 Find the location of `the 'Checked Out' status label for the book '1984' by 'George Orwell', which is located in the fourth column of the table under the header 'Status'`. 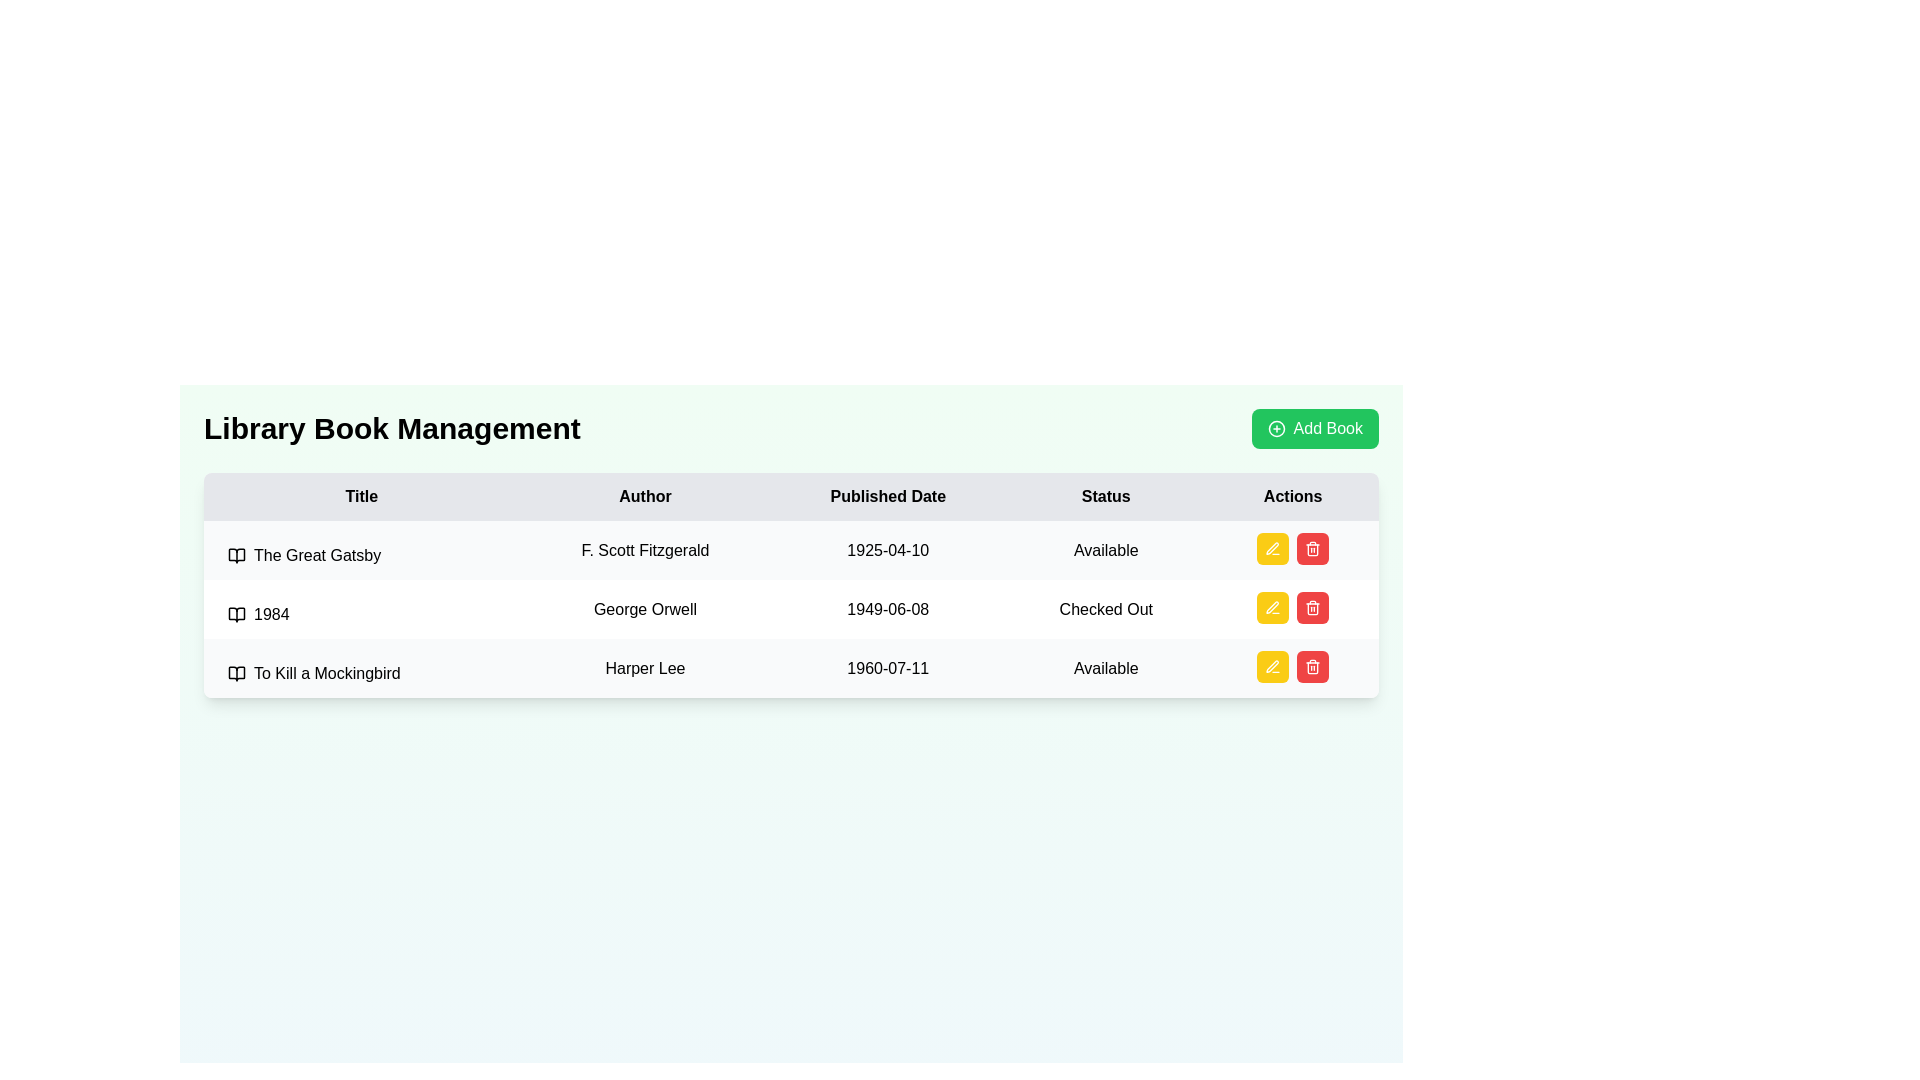

the 'Checked Out' status label for the book '1984' by 'George Orwell', which is located in the fourth column of the table under the header 'Status' is located at coordinates (1105, 608).